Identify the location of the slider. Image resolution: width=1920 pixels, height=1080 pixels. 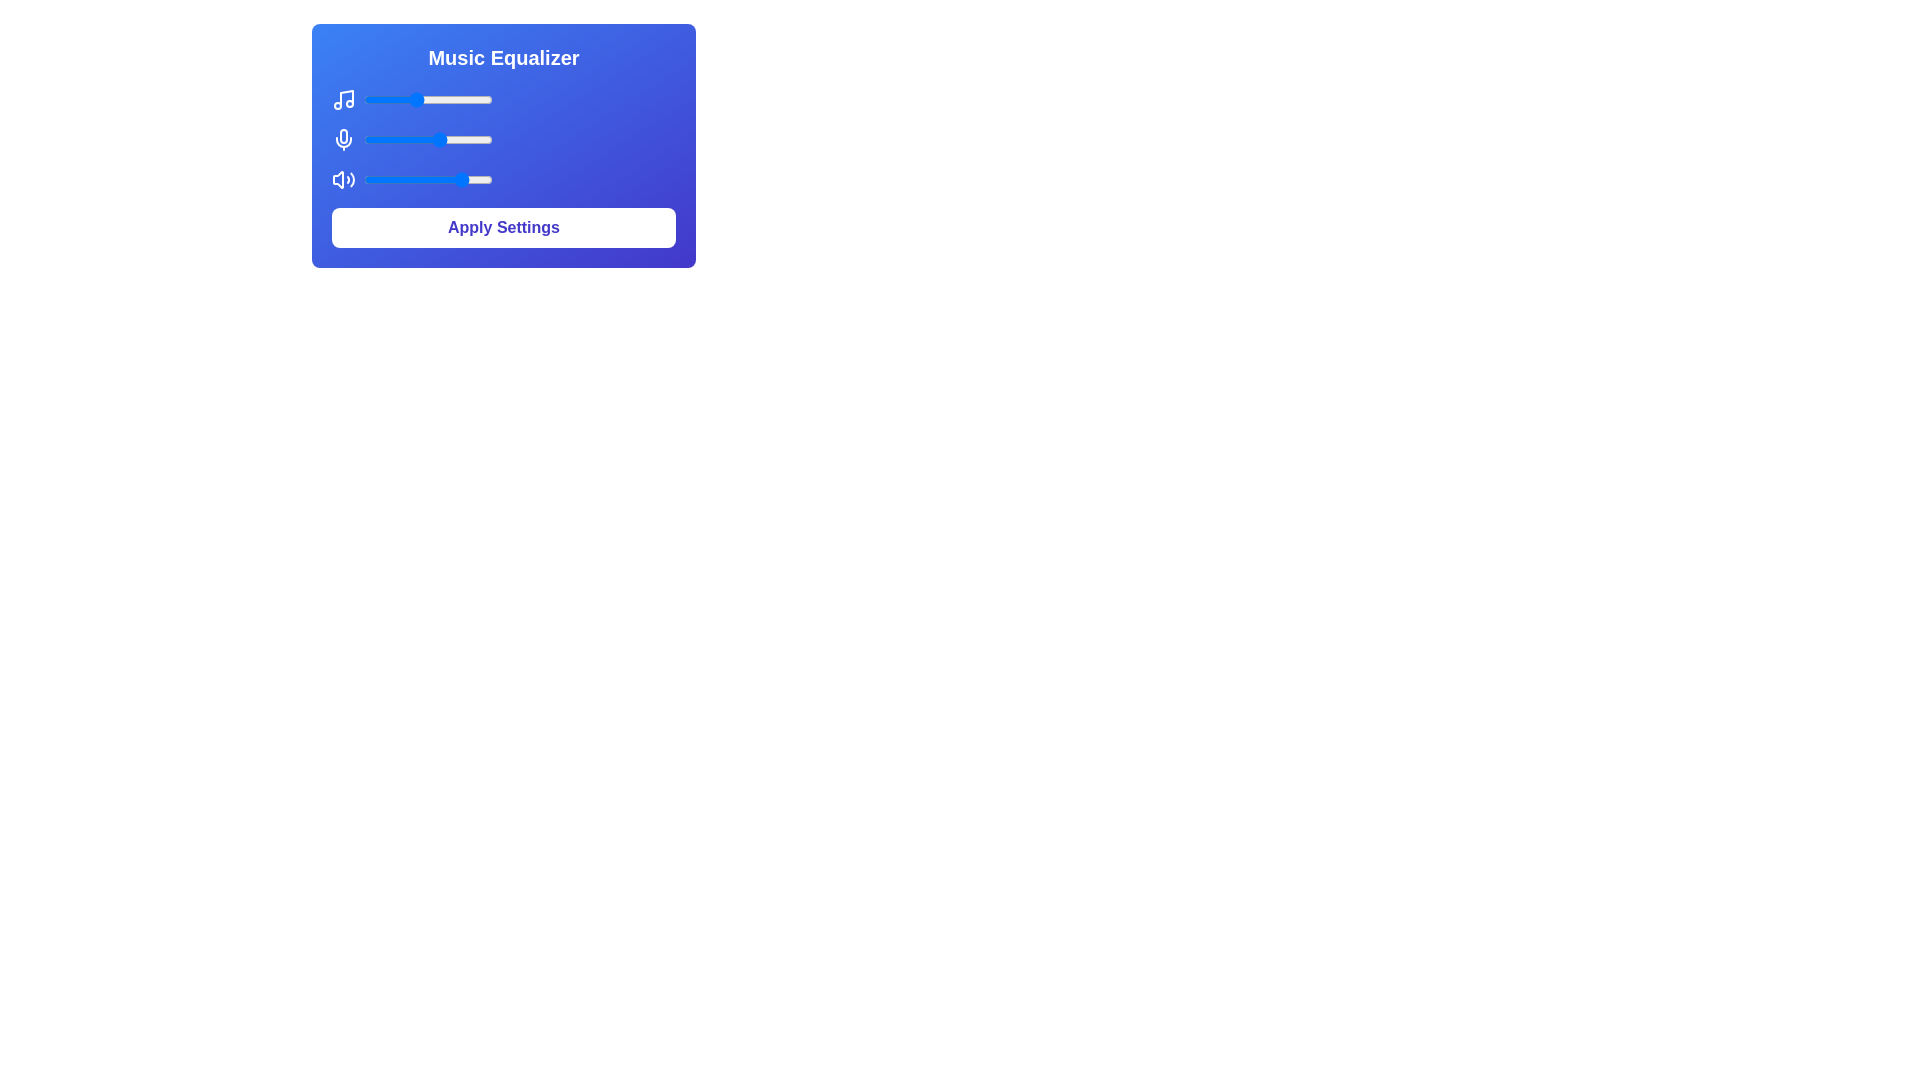
(474, 138).